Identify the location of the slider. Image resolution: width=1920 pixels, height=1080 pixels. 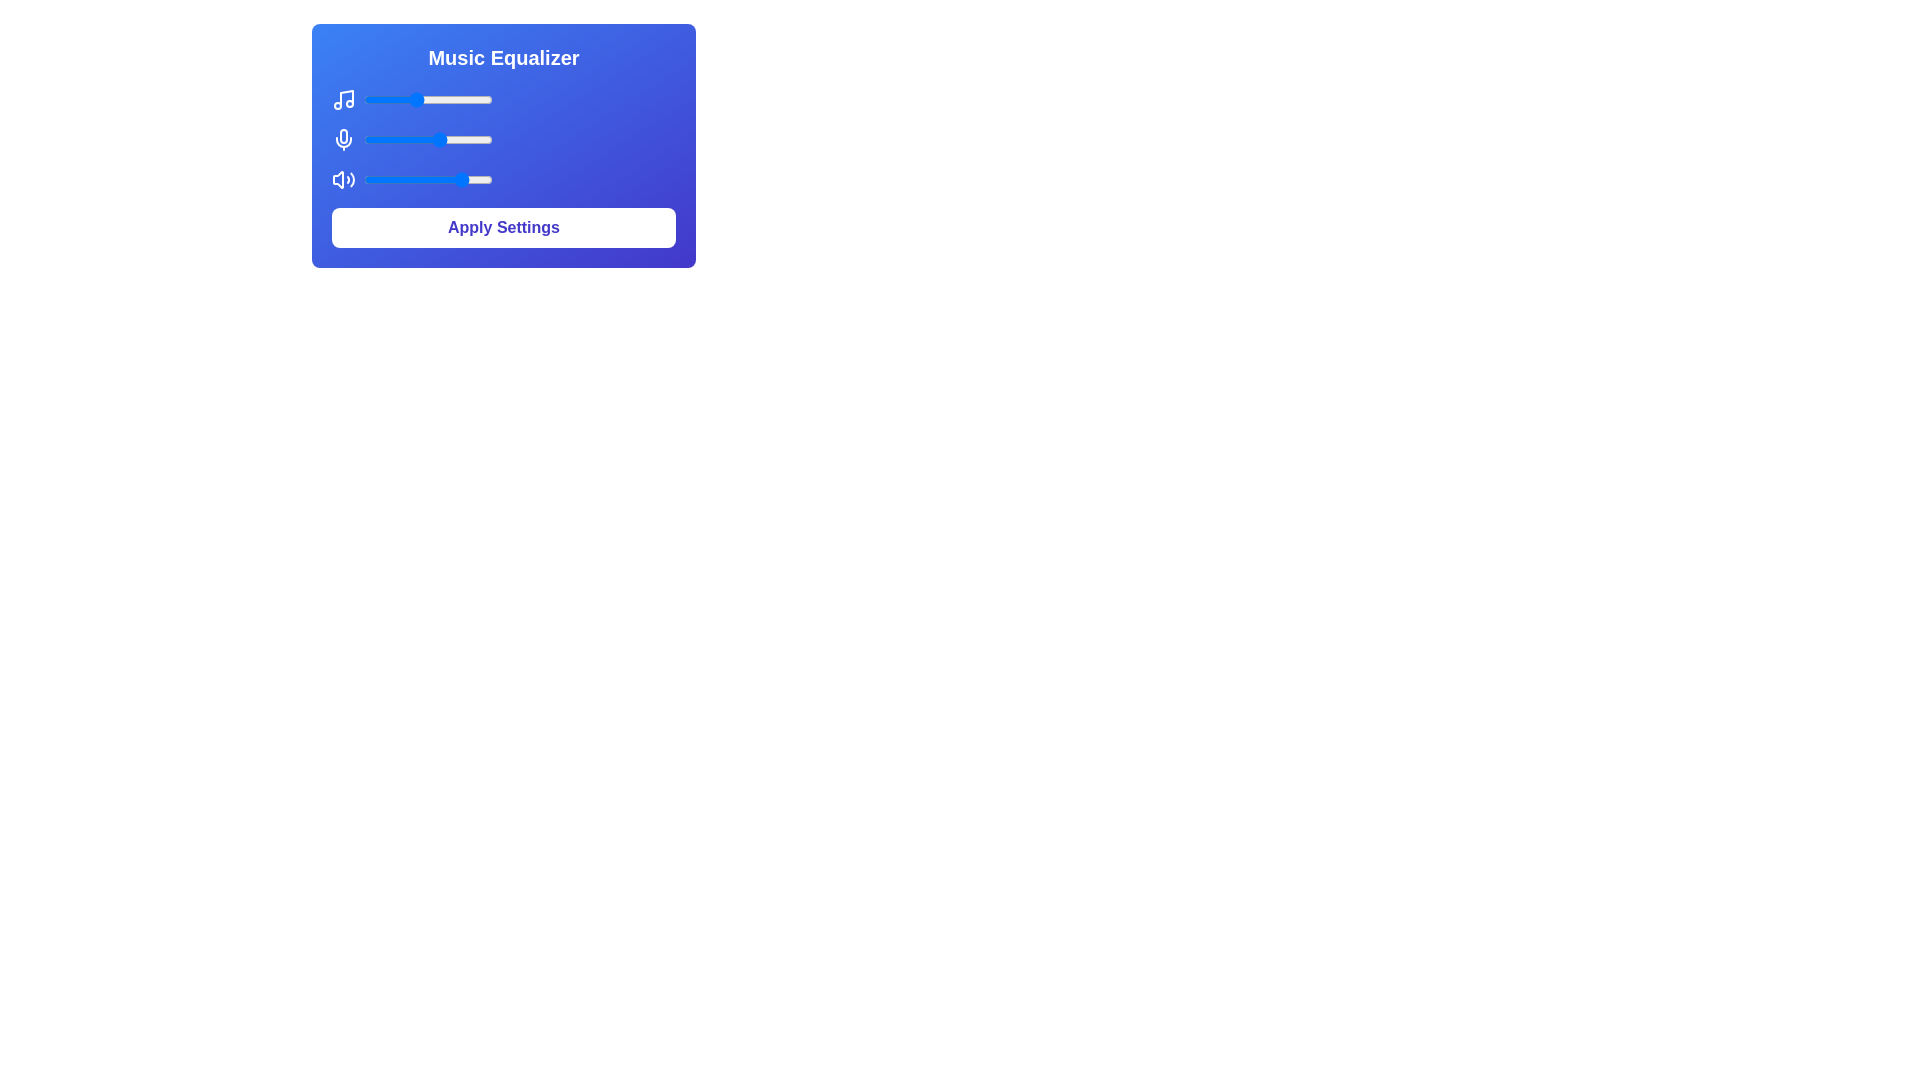
(474, 138).